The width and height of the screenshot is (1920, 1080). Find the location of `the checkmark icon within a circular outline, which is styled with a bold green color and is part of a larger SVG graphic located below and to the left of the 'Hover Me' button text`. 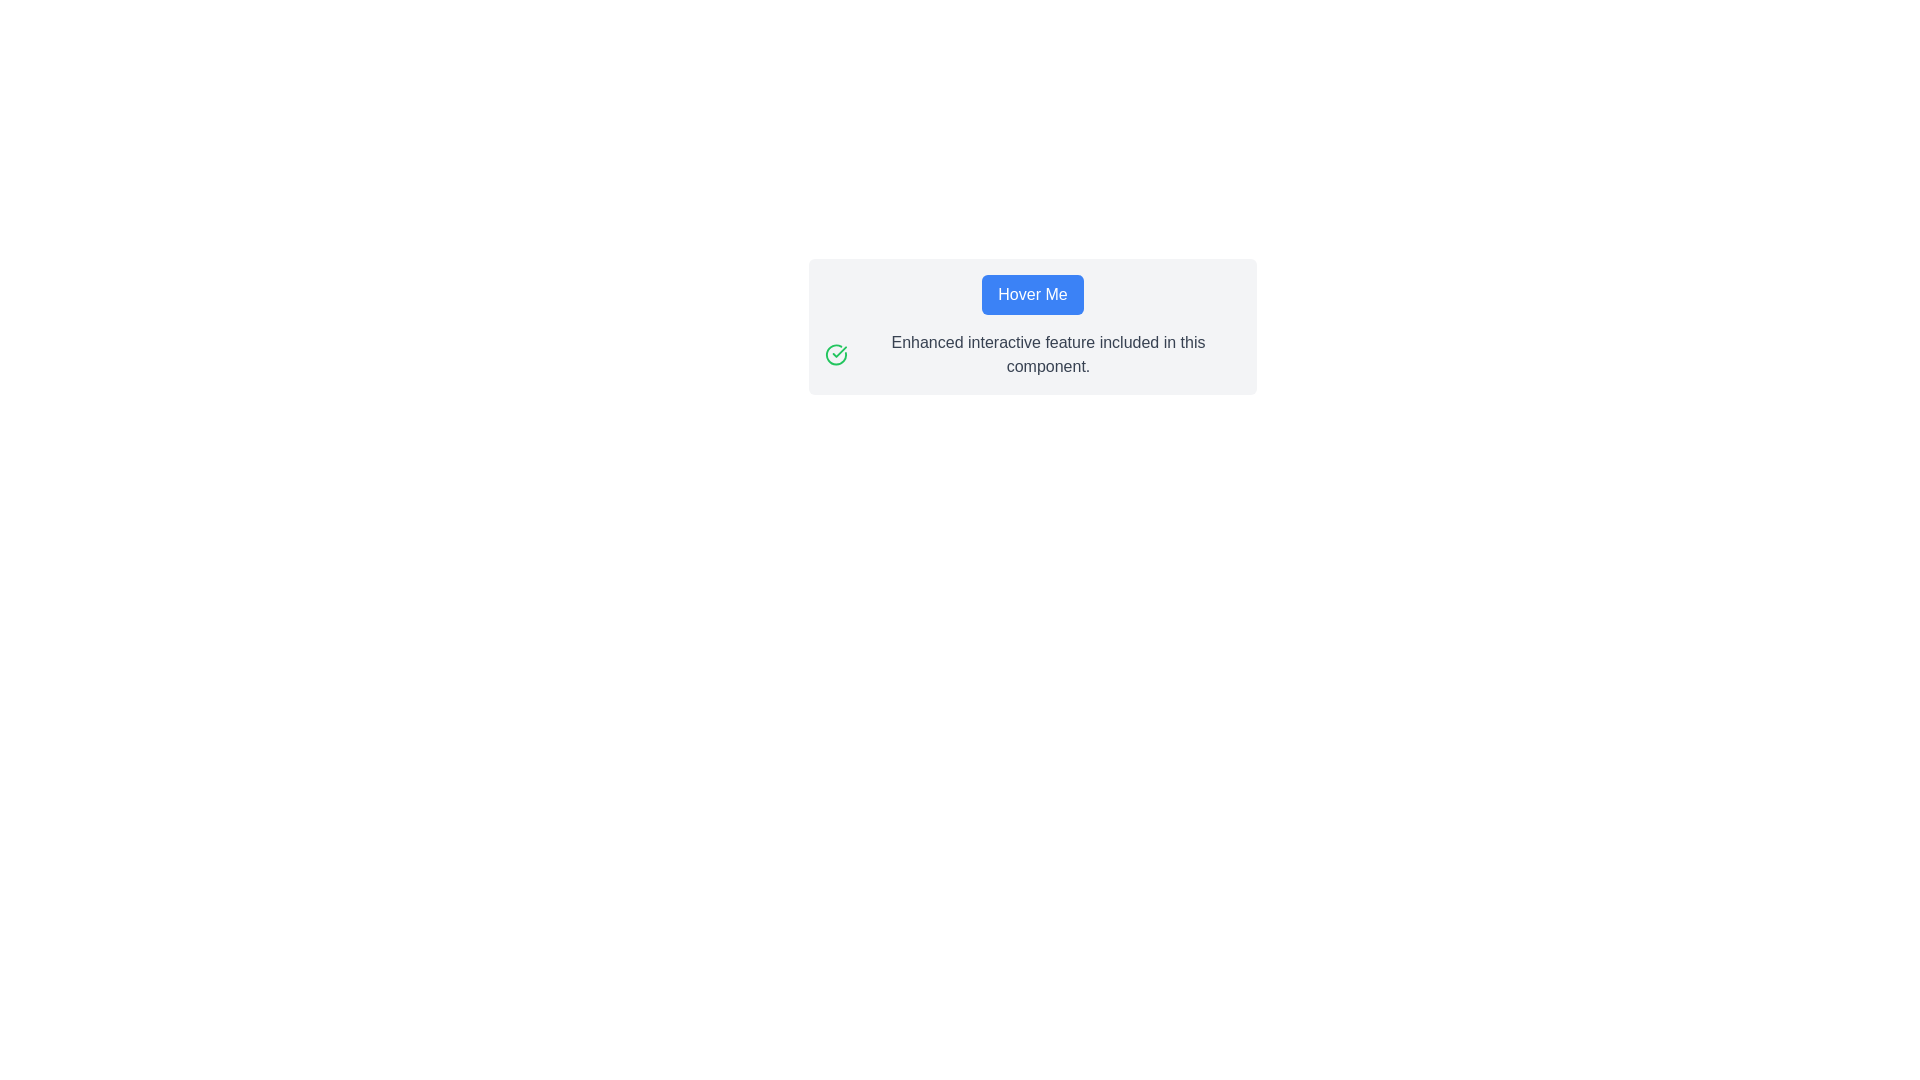

the checkmark icon within a circular outline, which is styled with a bold green color and is part of a larger SVG graphic located below and to the left of the 'Hover Me' button text is located at coordinates (839, 351).